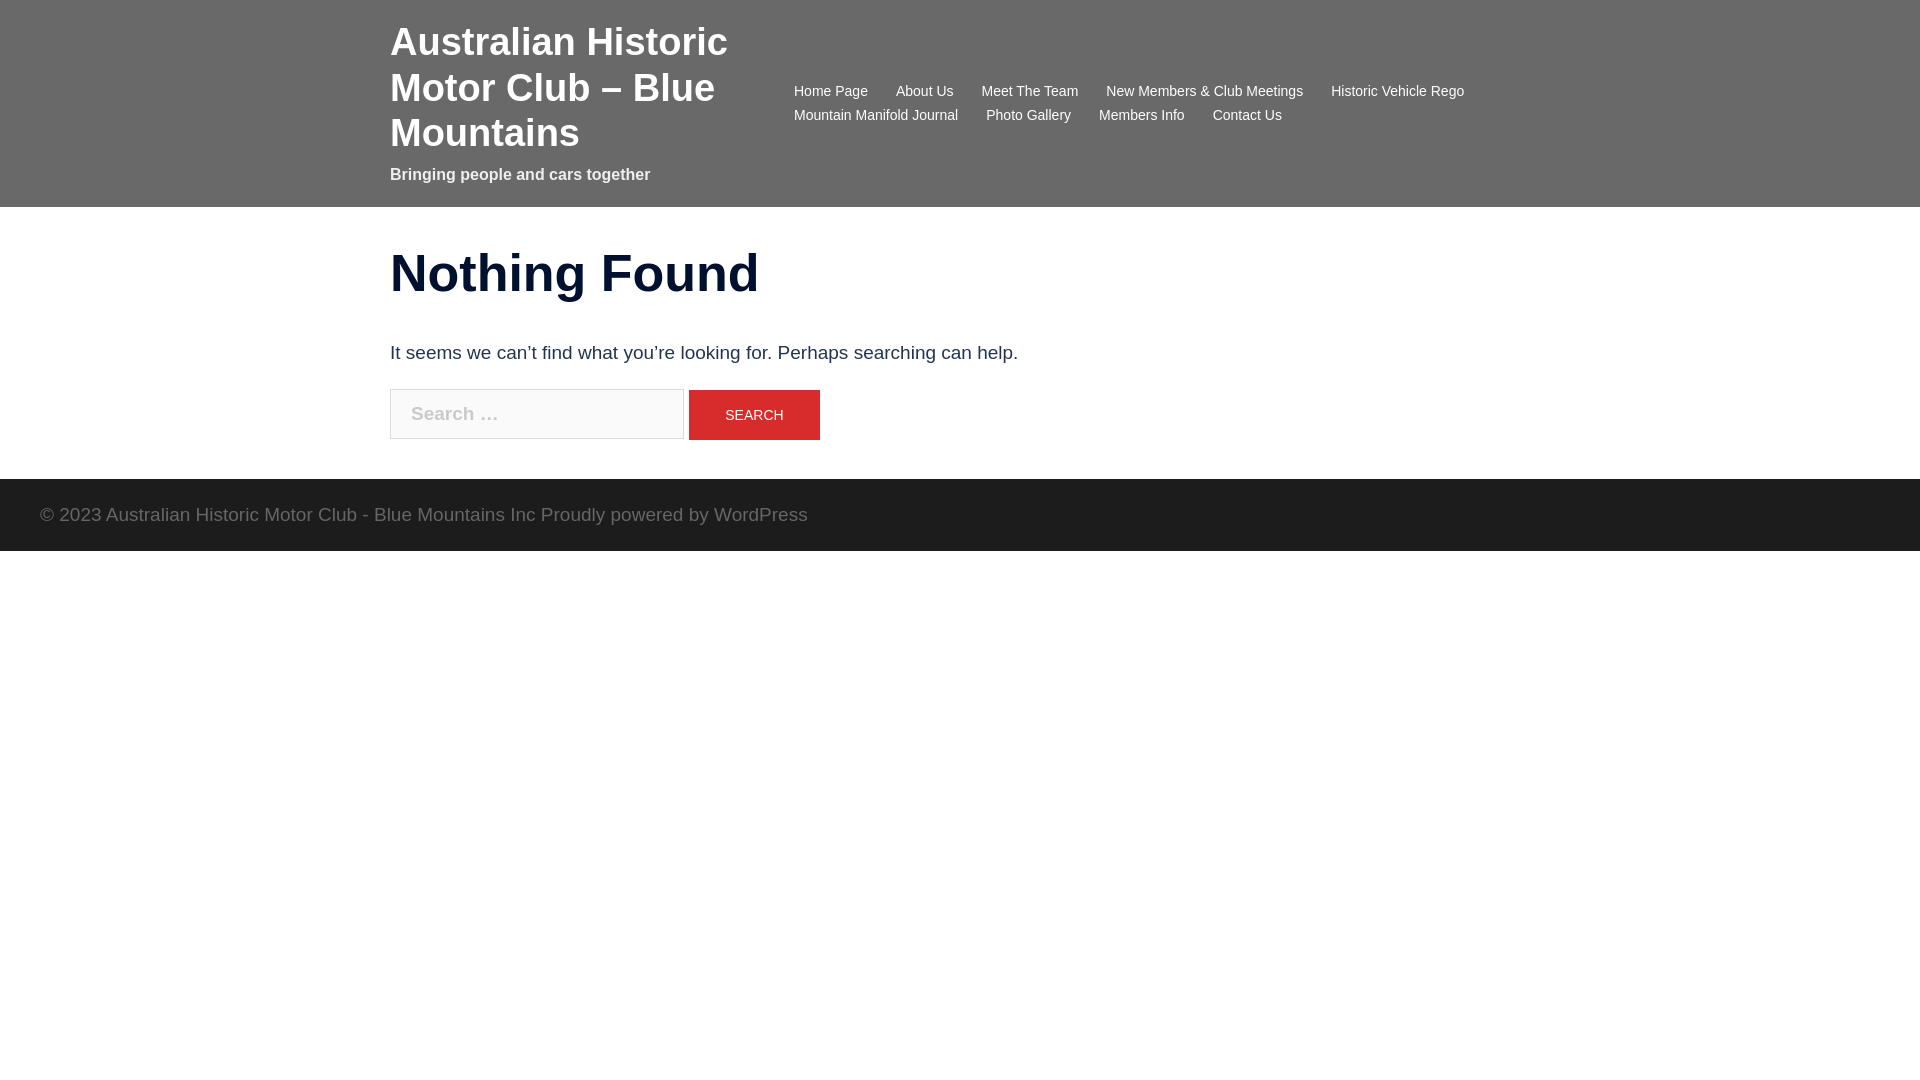 This screenshot has height=1080, width=1920. I want to click on 'Photo Gallery', so click(1028, 115).